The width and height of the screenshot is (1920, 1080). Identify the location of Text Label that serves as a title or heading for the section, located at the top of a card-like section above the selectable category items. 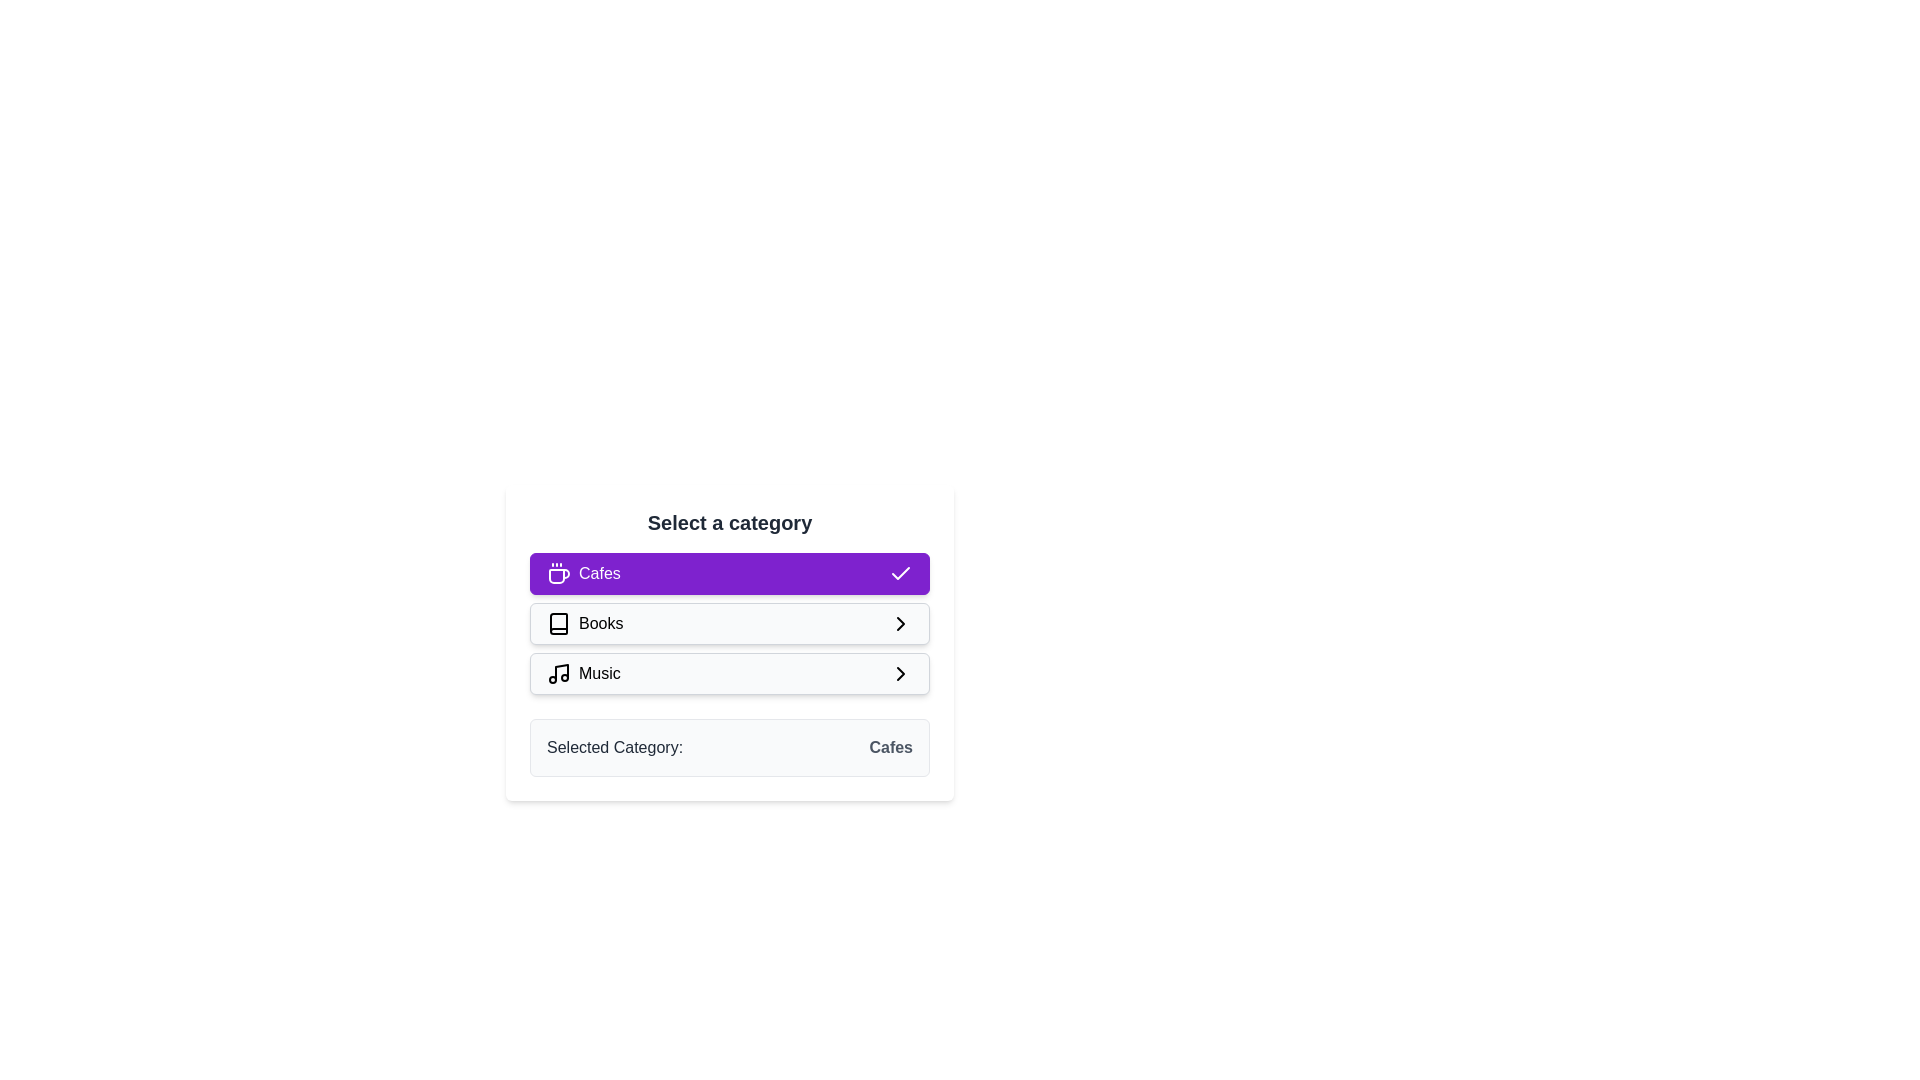
(728, 522).